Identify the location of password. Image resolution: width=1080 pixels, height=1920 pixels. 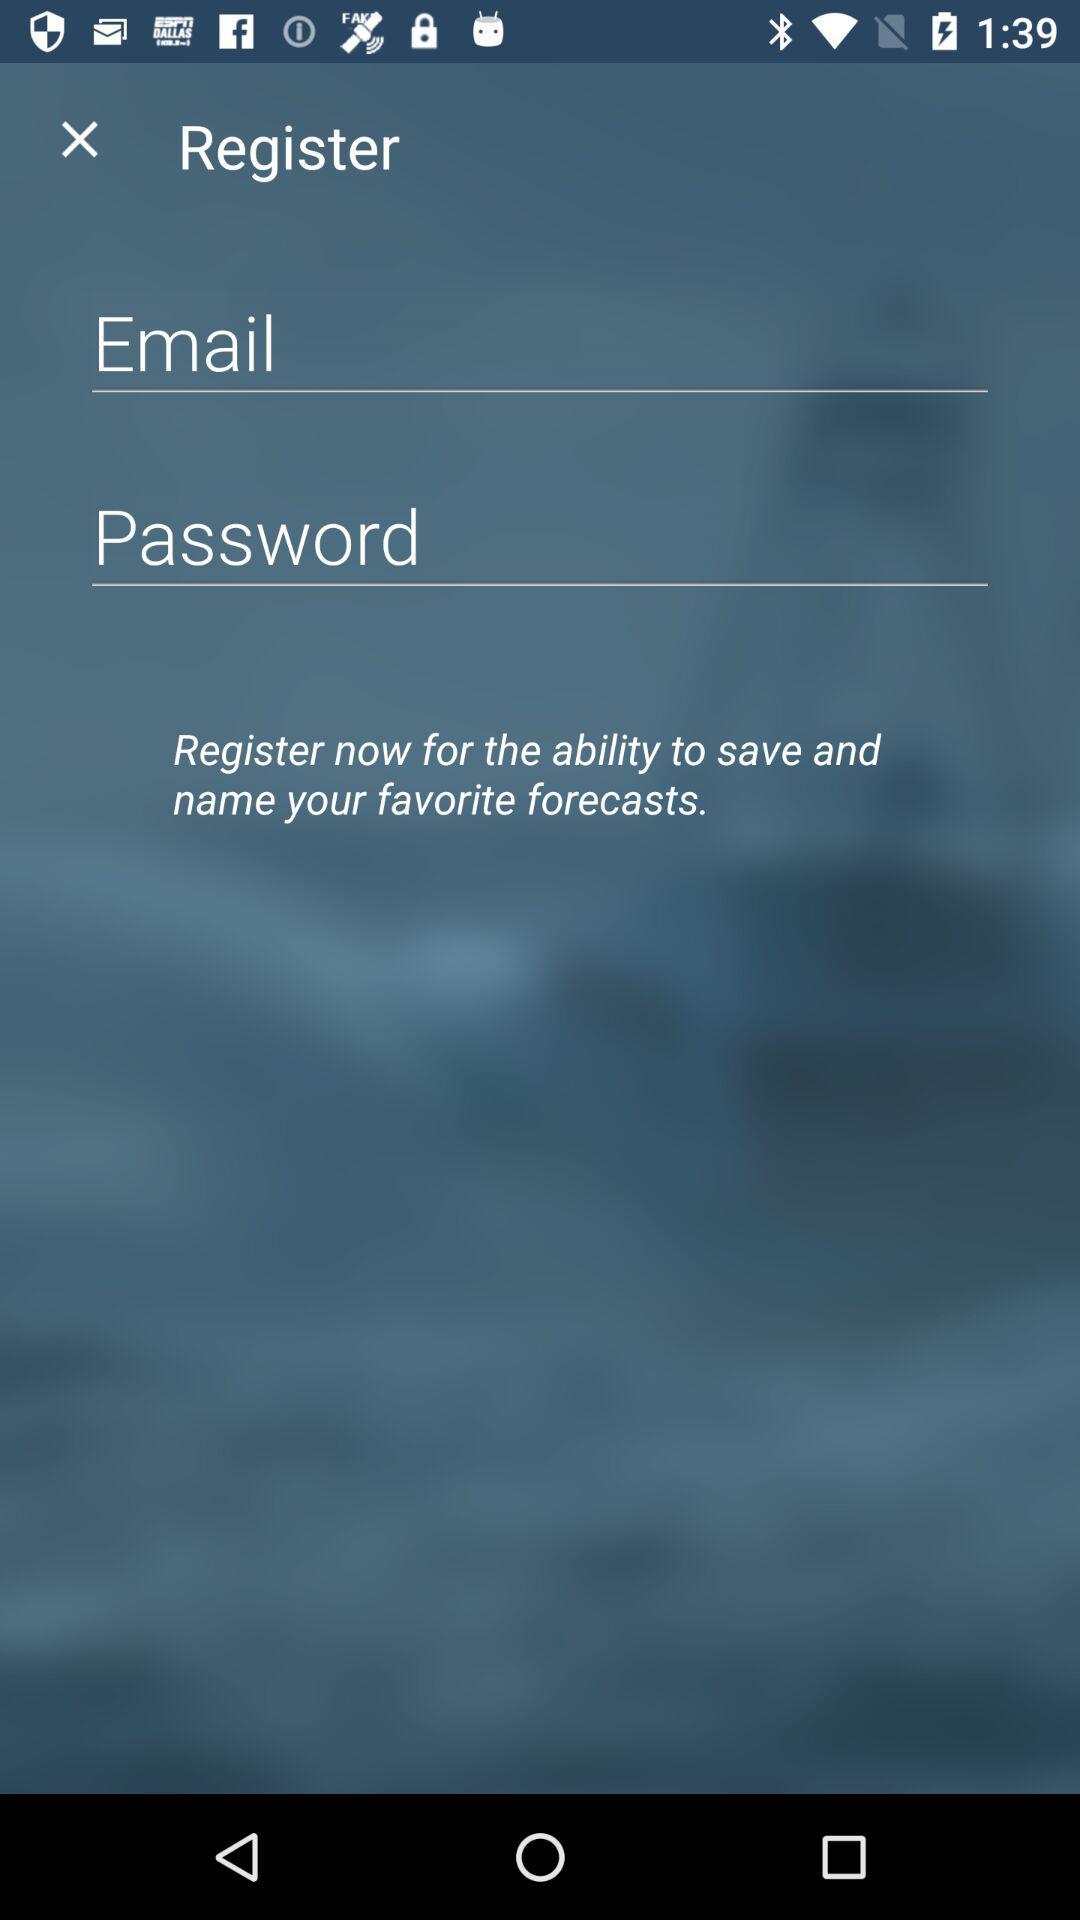
(540, 535).